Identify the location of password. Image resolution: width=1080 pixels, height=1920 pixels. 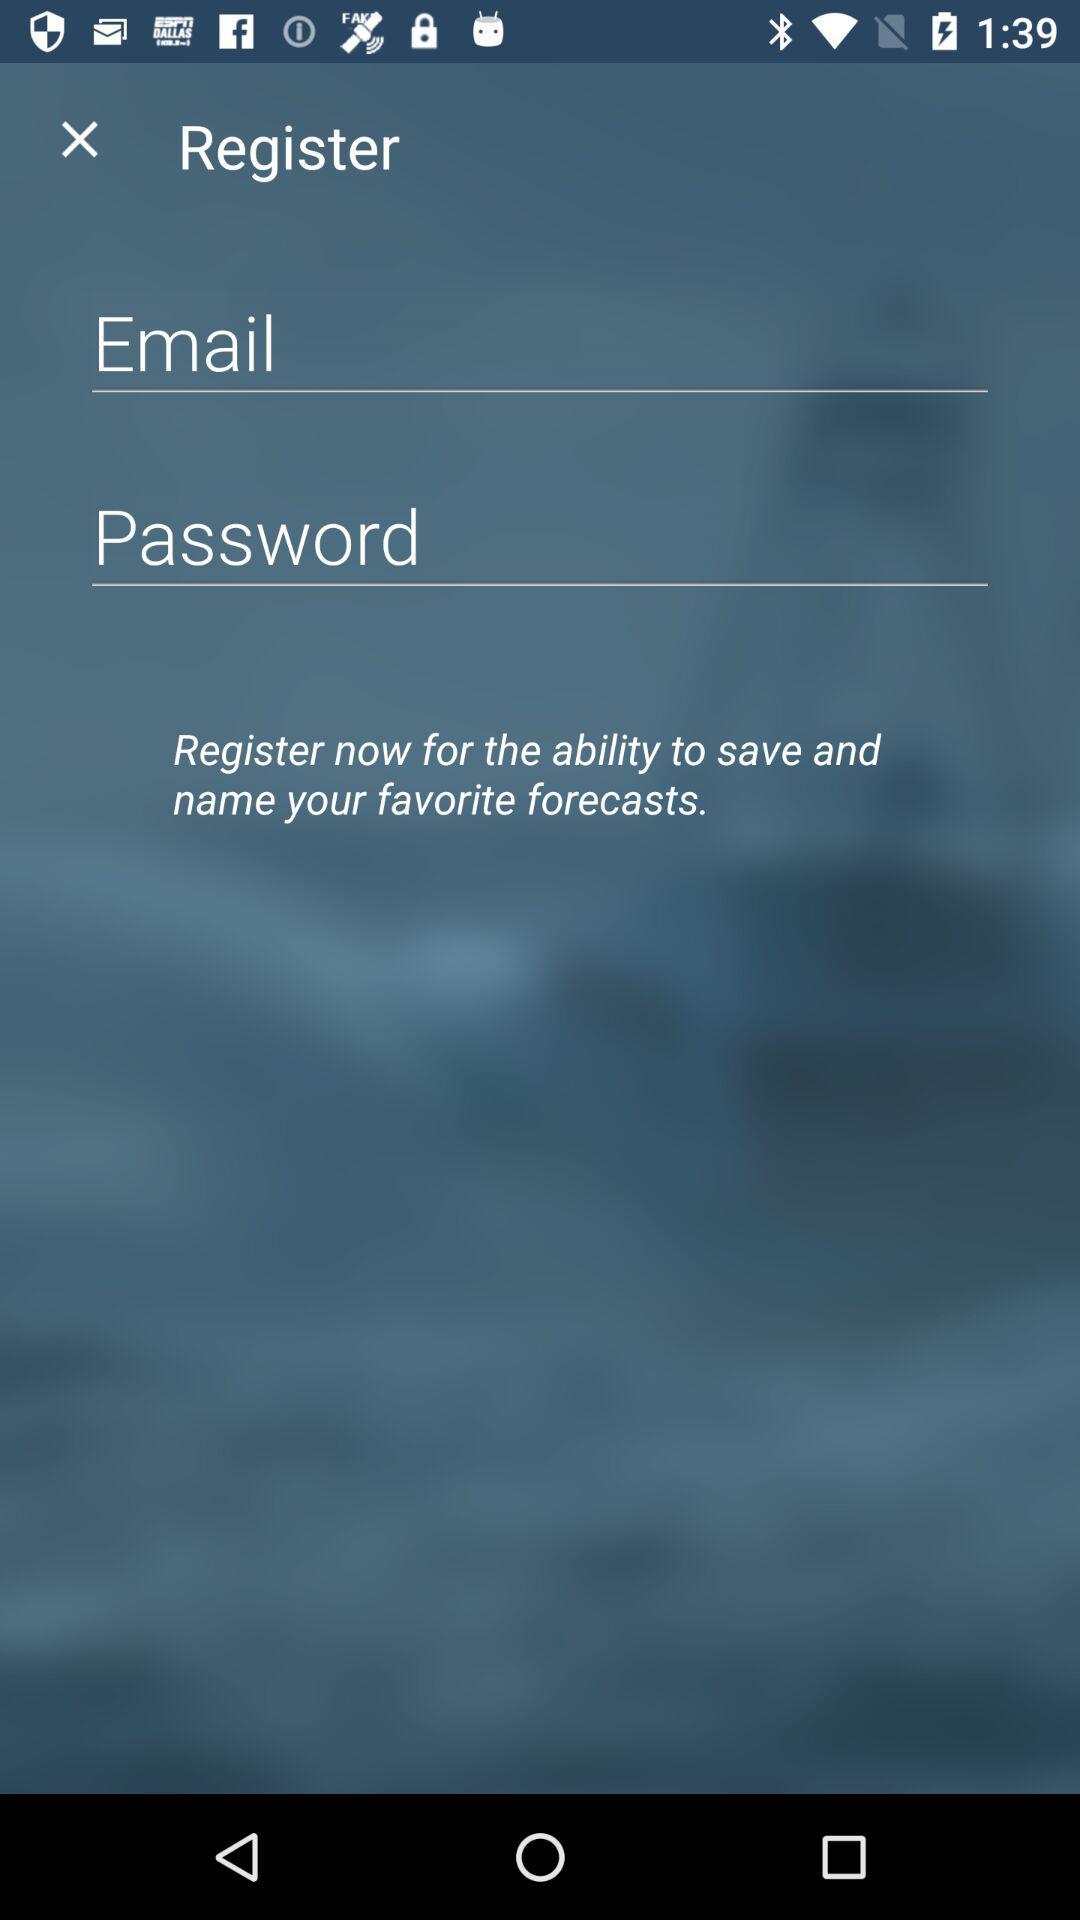
(540, 535).